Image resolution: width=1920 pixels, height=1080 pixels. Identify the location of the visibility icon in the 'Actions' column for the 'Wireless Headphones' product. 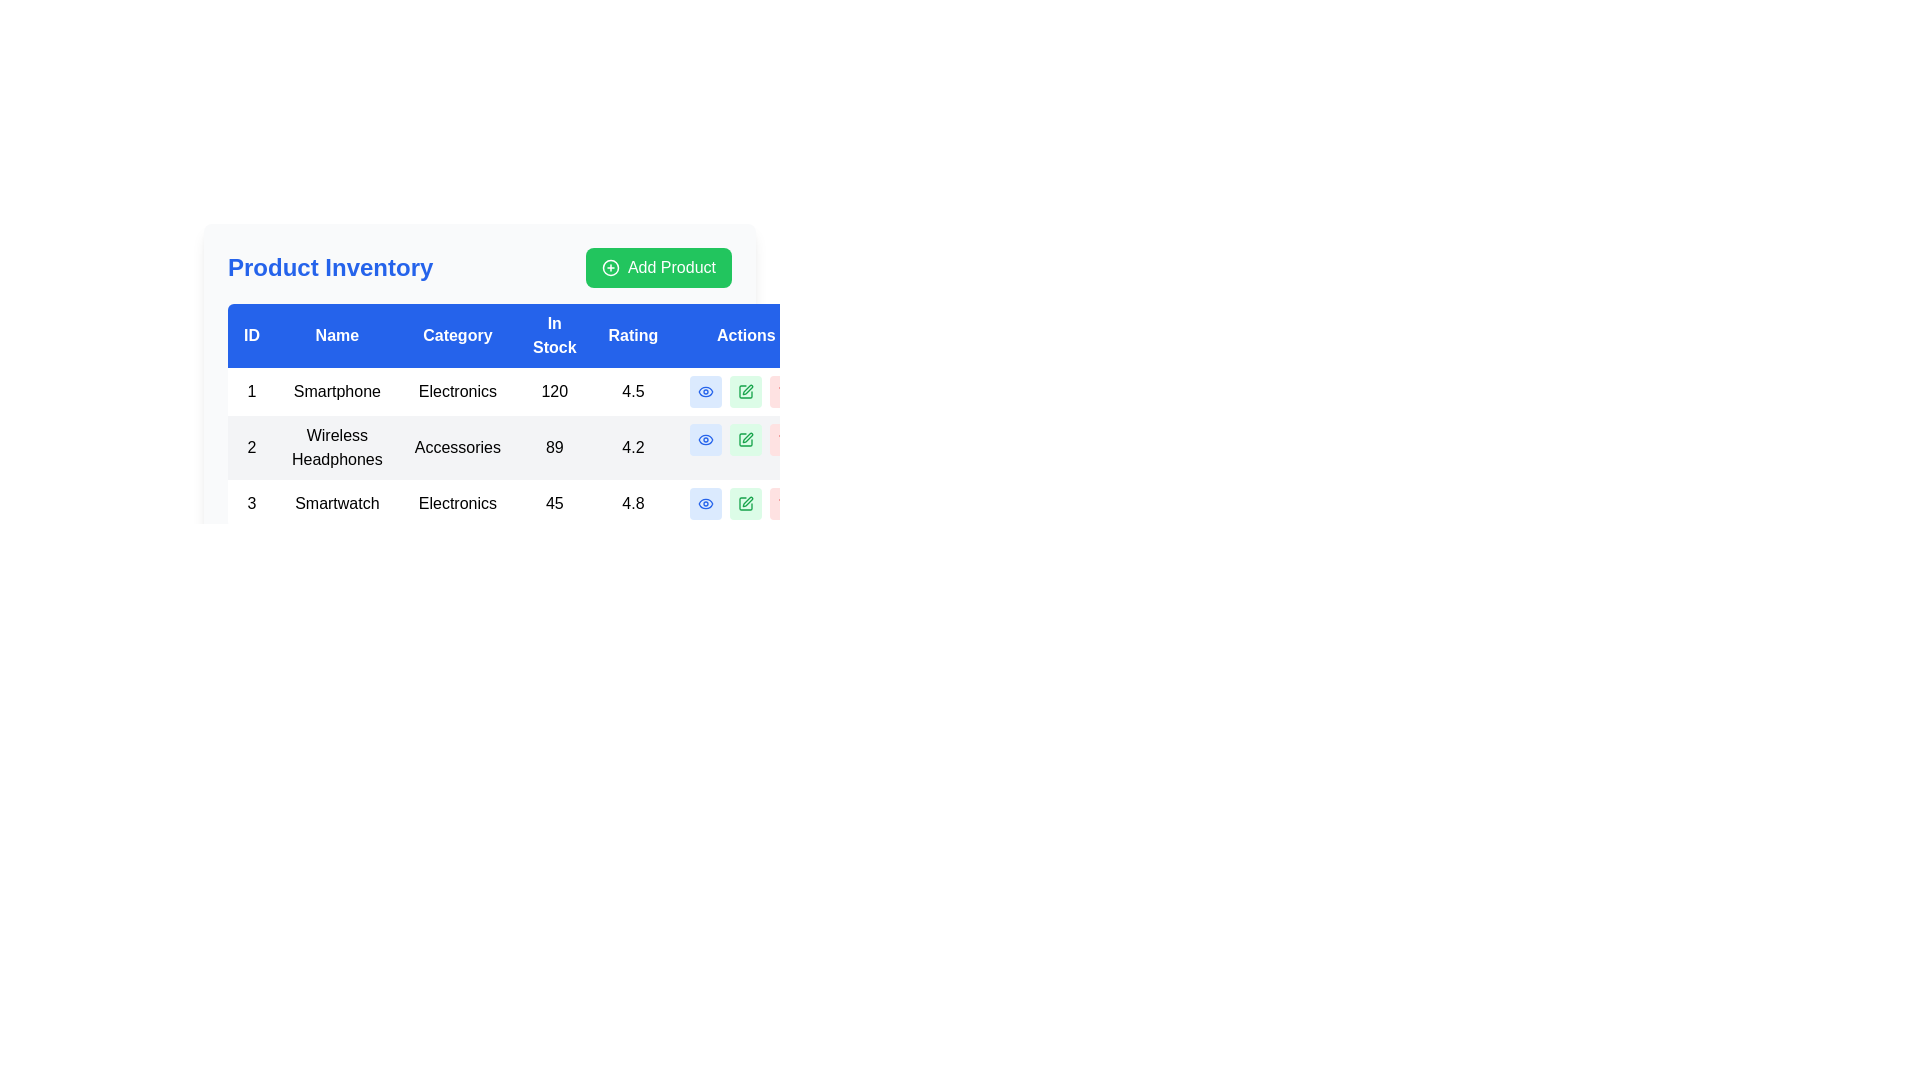
(706, 438).